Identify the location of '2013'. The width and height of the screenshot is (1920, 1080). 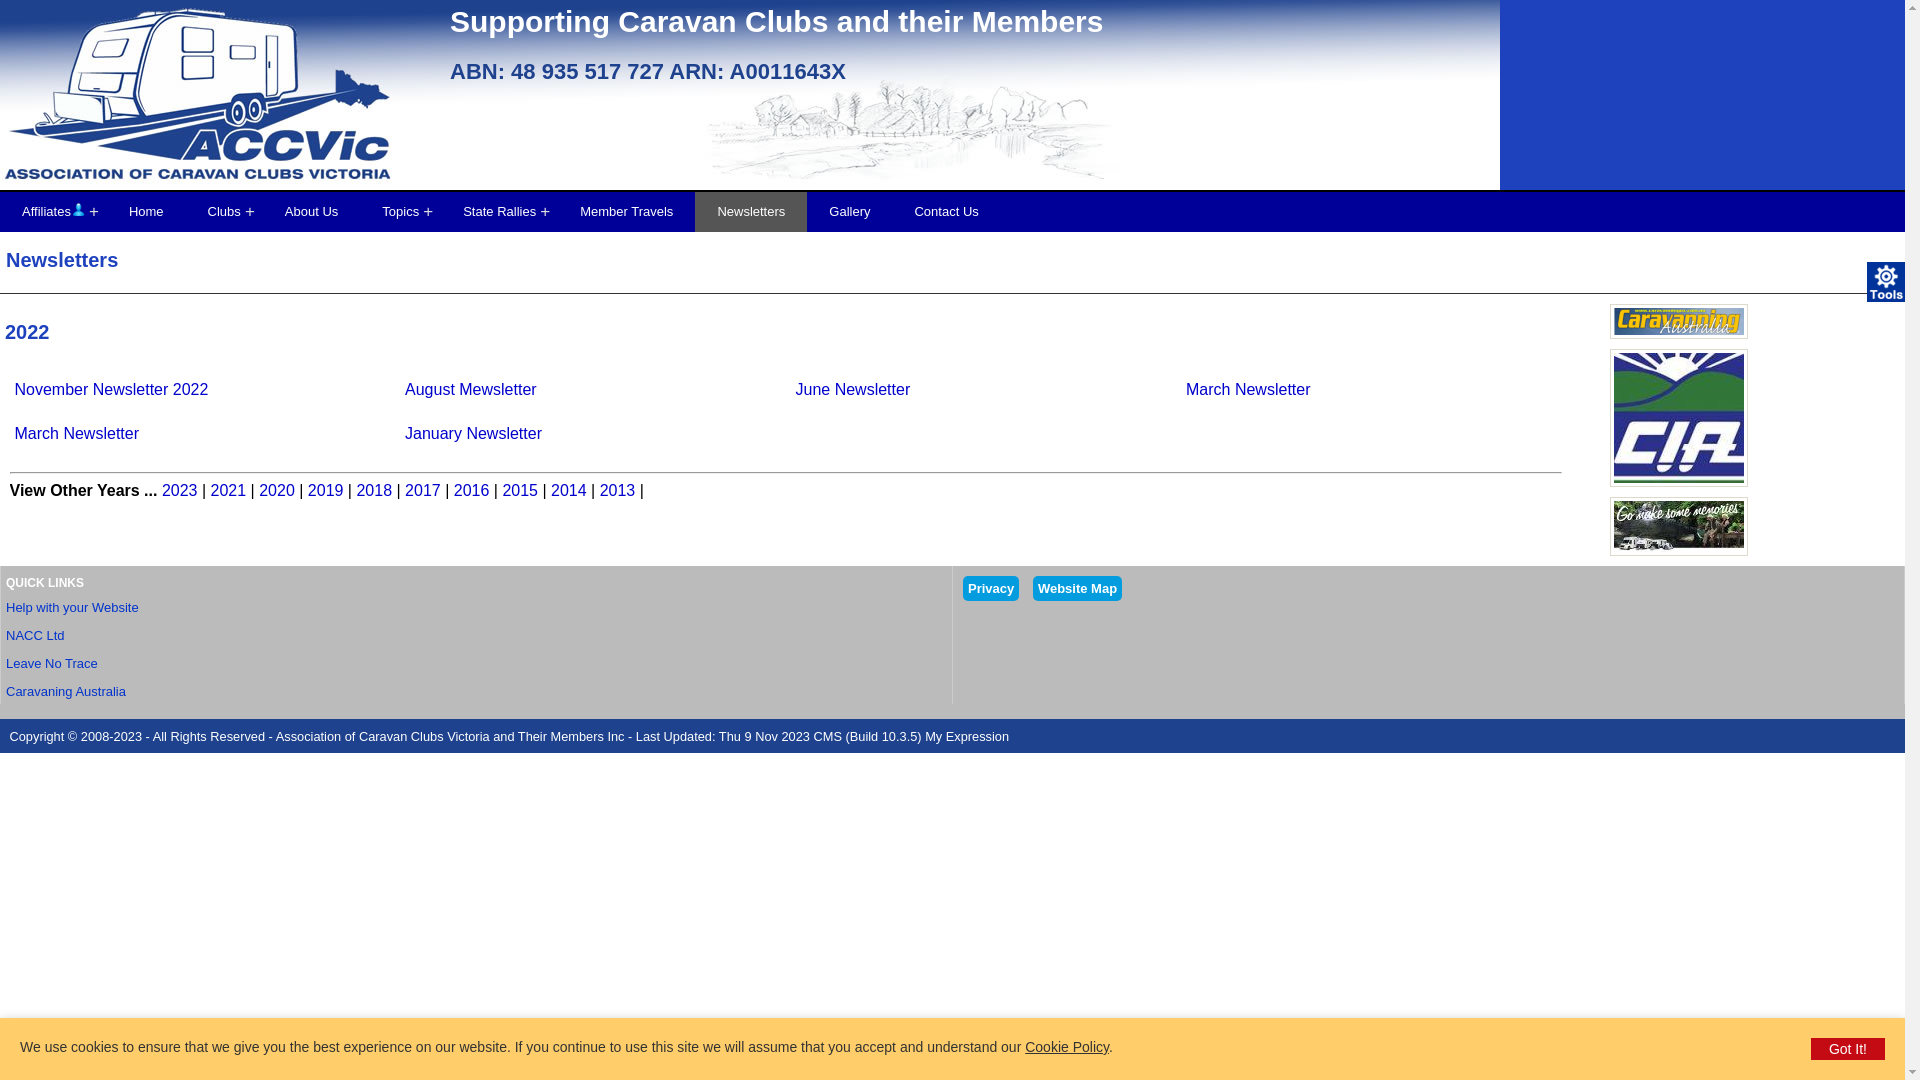
(599, 490).